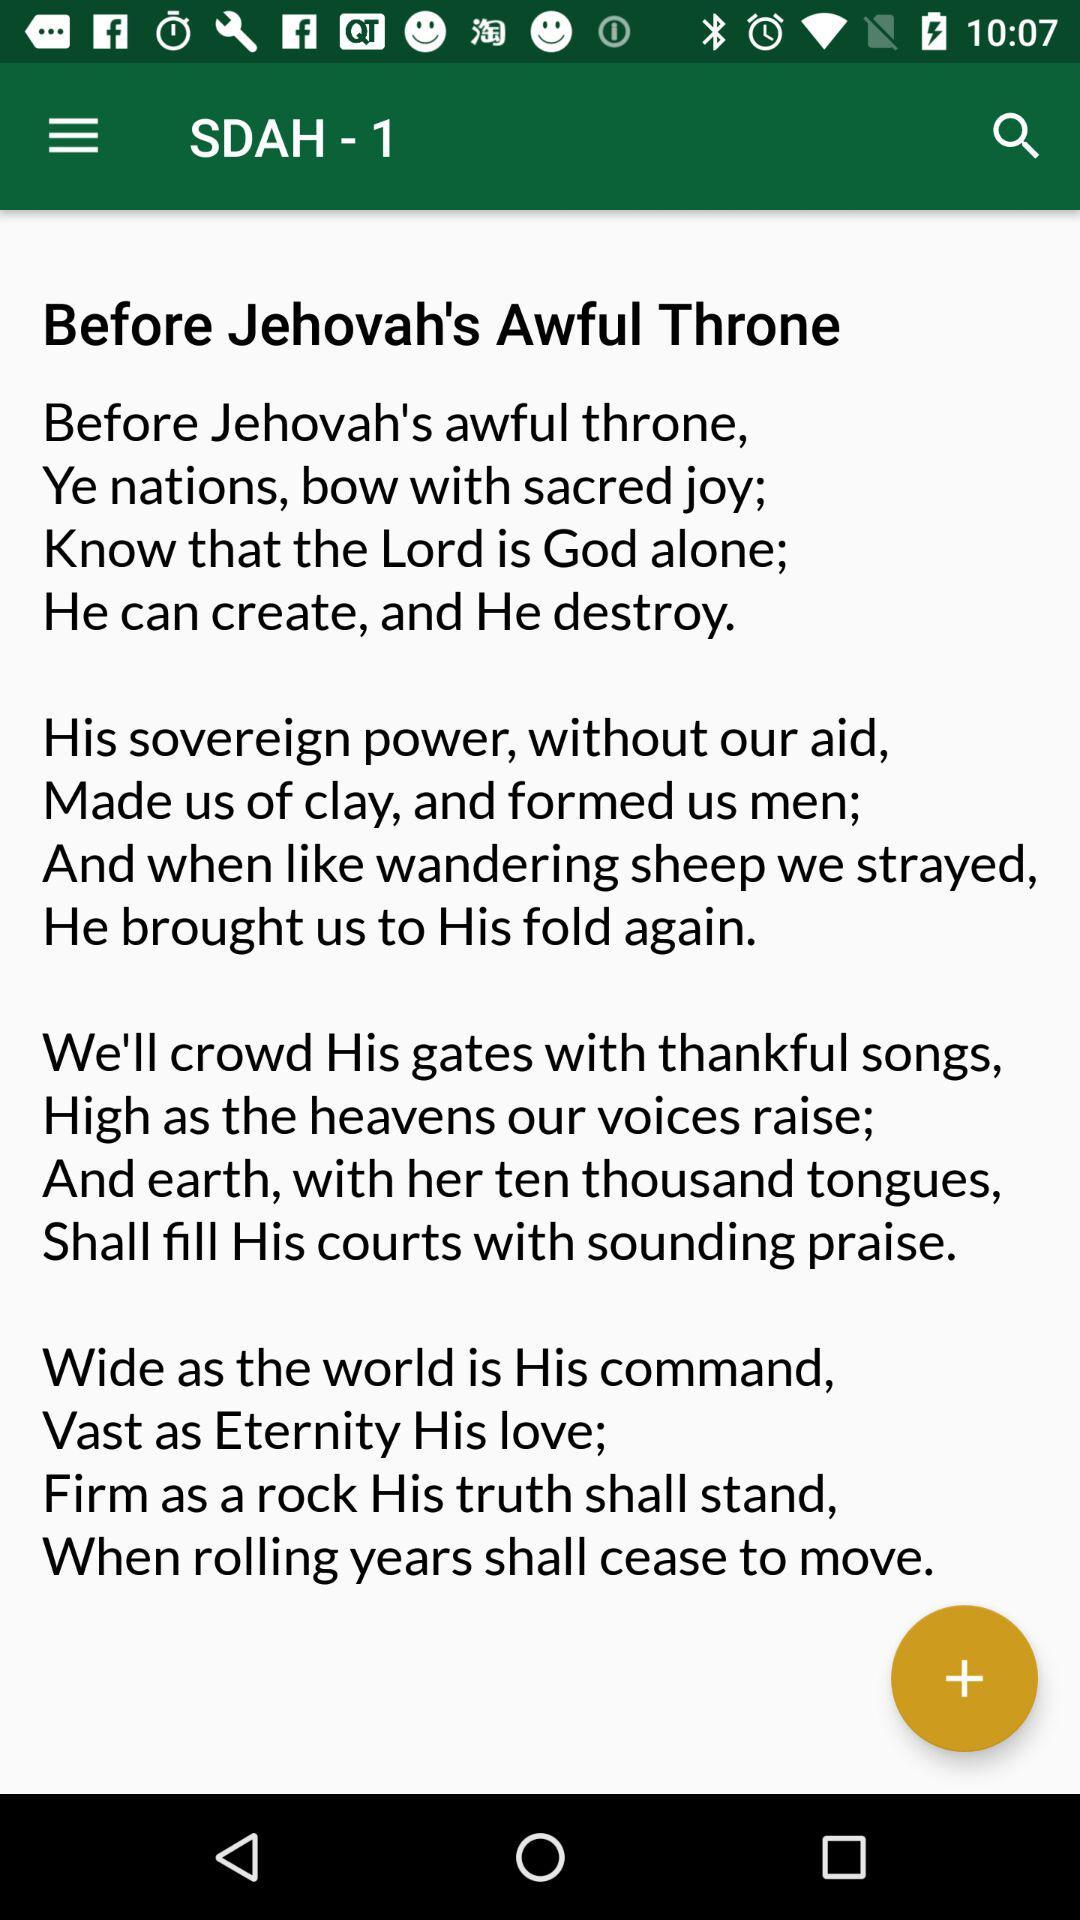  I want to click on icon at the bottom right corner, so click(963, 1678).